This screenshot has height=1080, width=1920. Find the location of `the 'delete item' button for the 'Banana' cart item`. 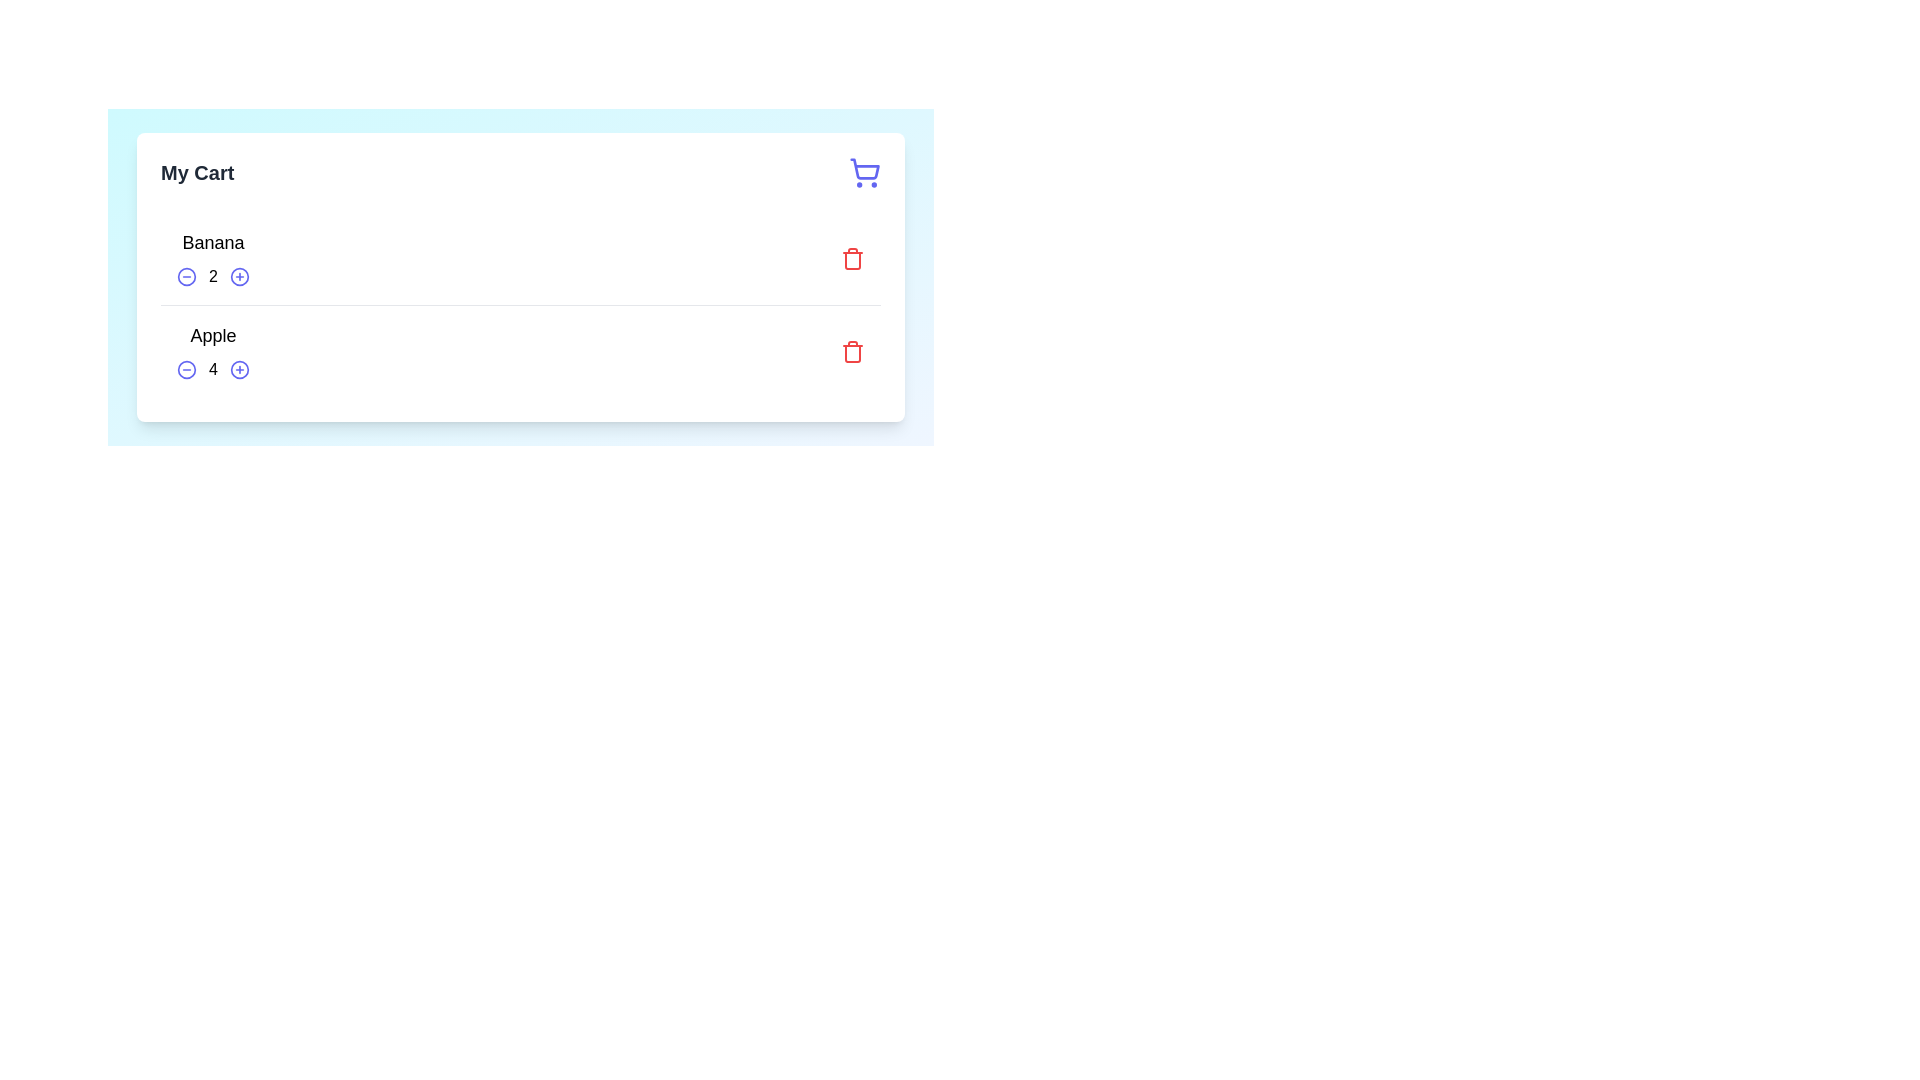

the 'delete item' button for the 'Banana' cart item is located at coordinates (853, 257).